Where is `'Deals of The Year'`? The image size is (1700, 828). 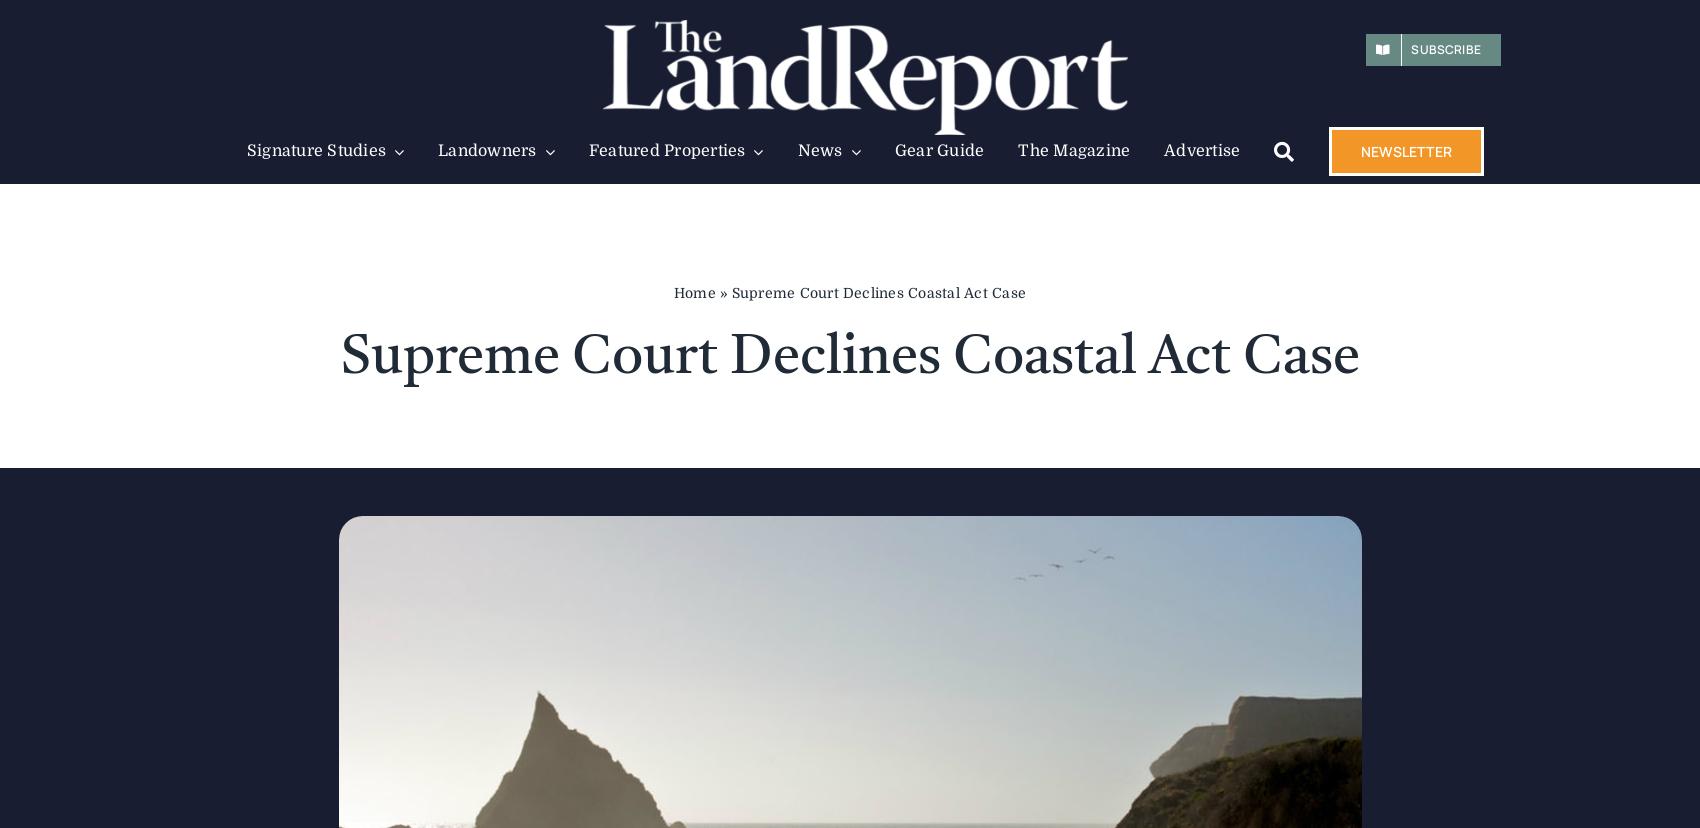
'Deals of The Year' is located at coordinates (647, 417).